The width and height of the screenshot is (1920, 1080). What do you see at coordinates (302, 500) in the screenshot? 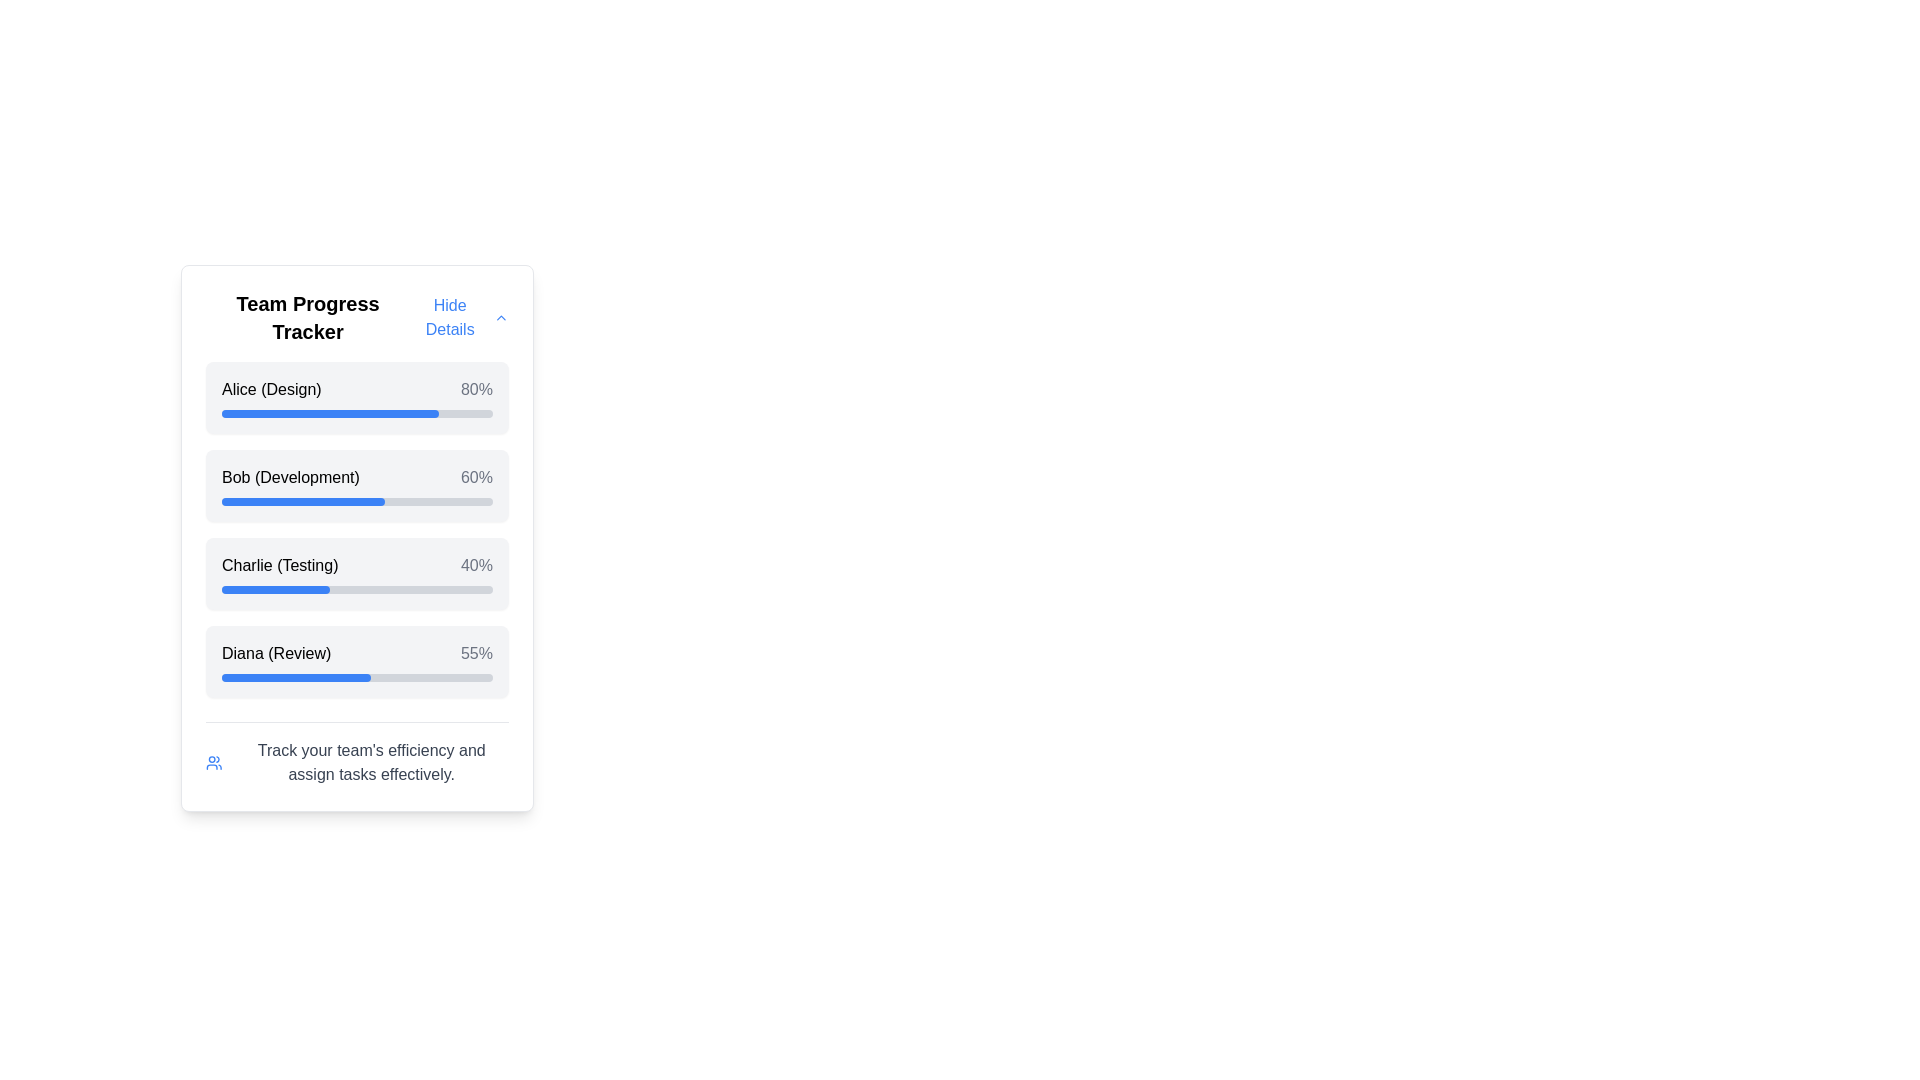
I see `the blue horizontal progress bar located under the 'Bob (Development) 60%' label, which is the second item in the list of progress bars` at bounding box center [302, 500].